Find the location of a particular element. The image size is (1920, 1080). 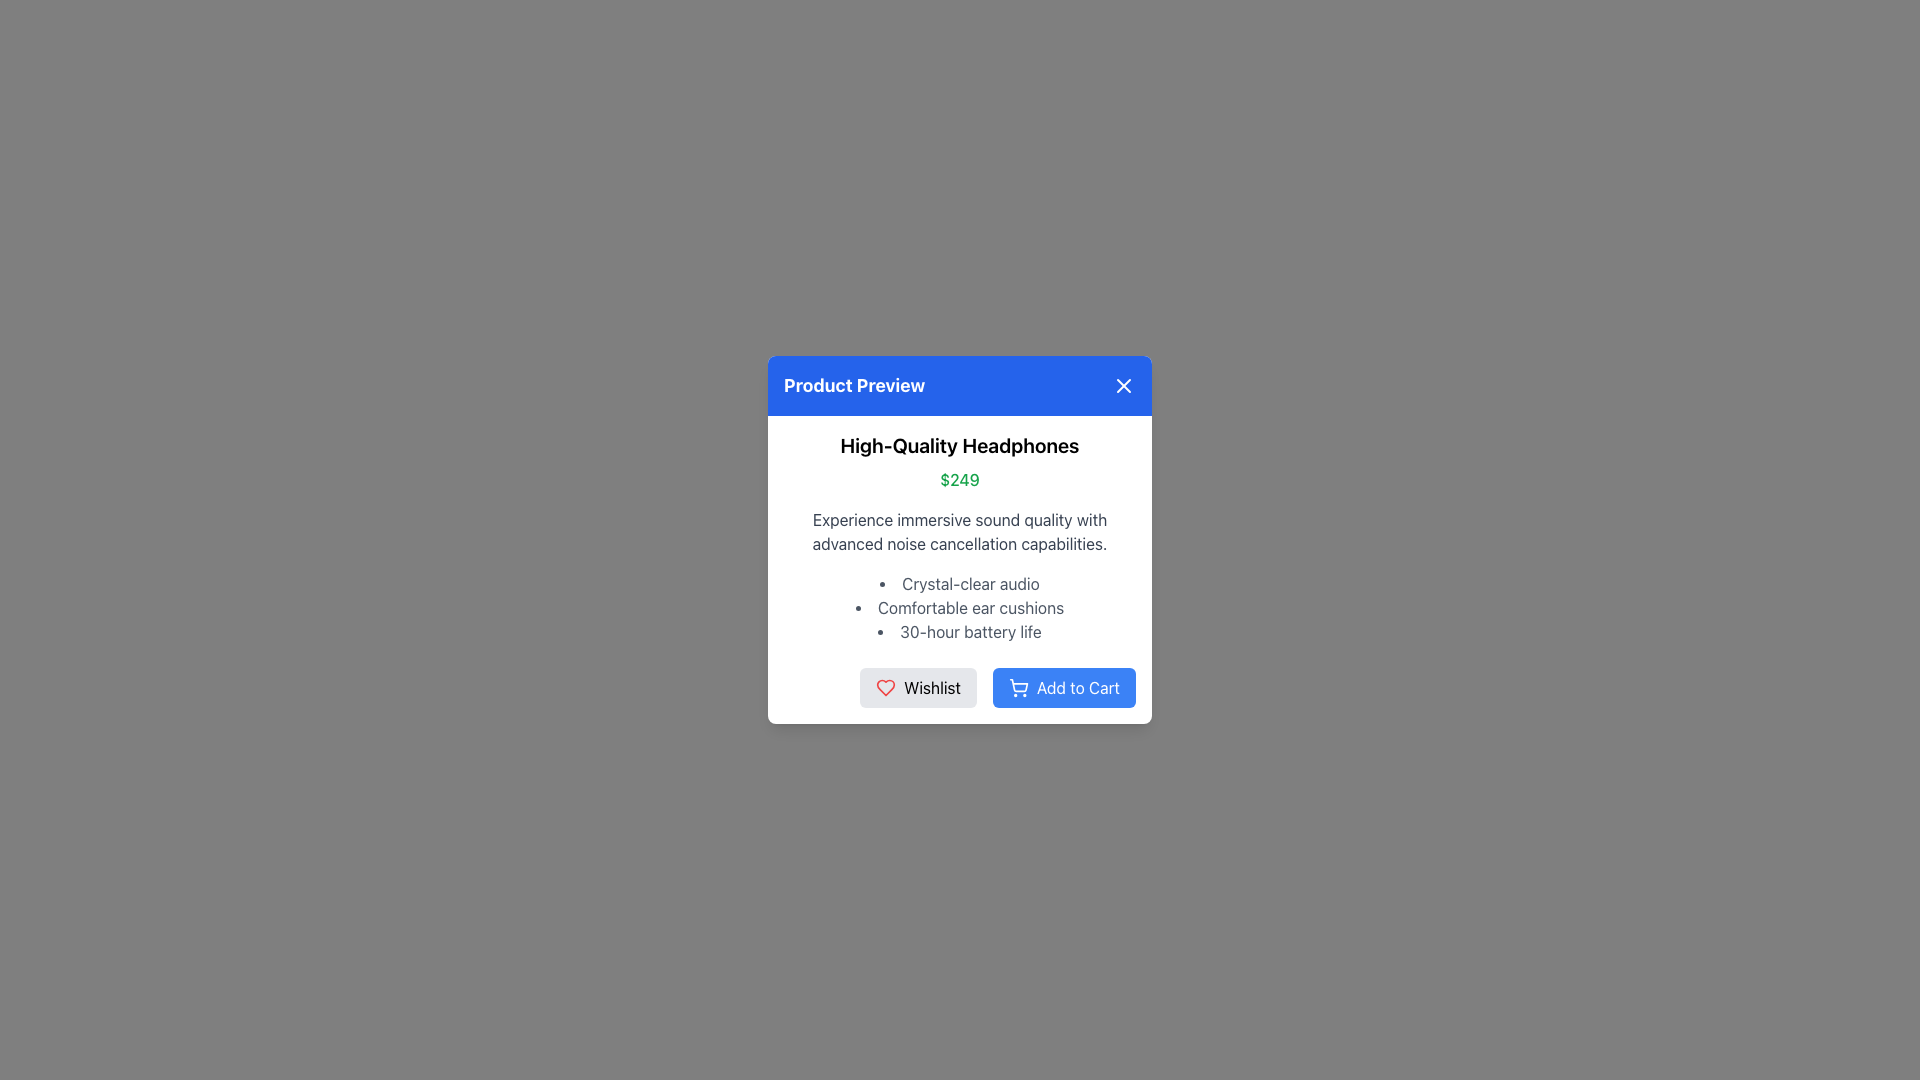

the text element displaying '30-hour battery life' in the bullet list of the 'Product Preview' modal is located at coordinates (960, 632).